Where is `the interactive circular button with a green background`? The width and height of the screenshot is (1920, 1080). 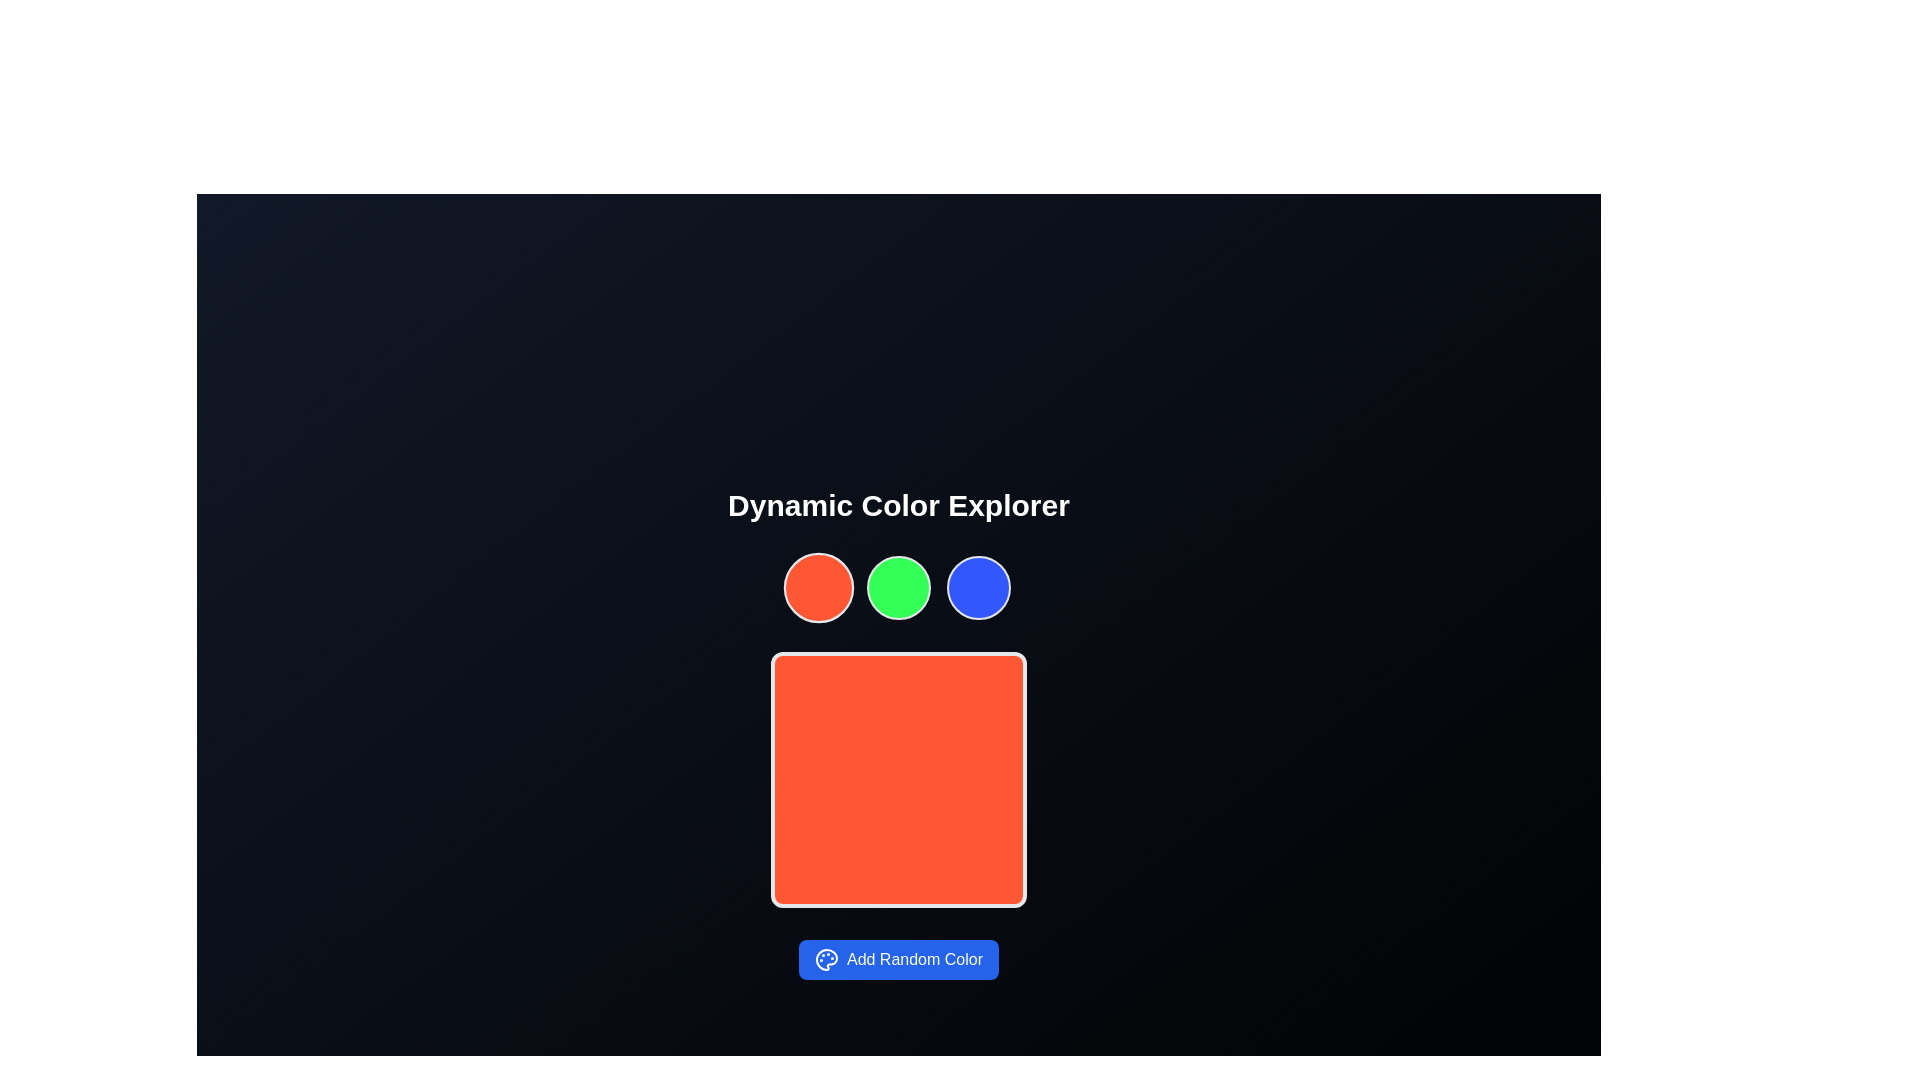 the interactive circular button with a green background is located at coordinates (897, 586).